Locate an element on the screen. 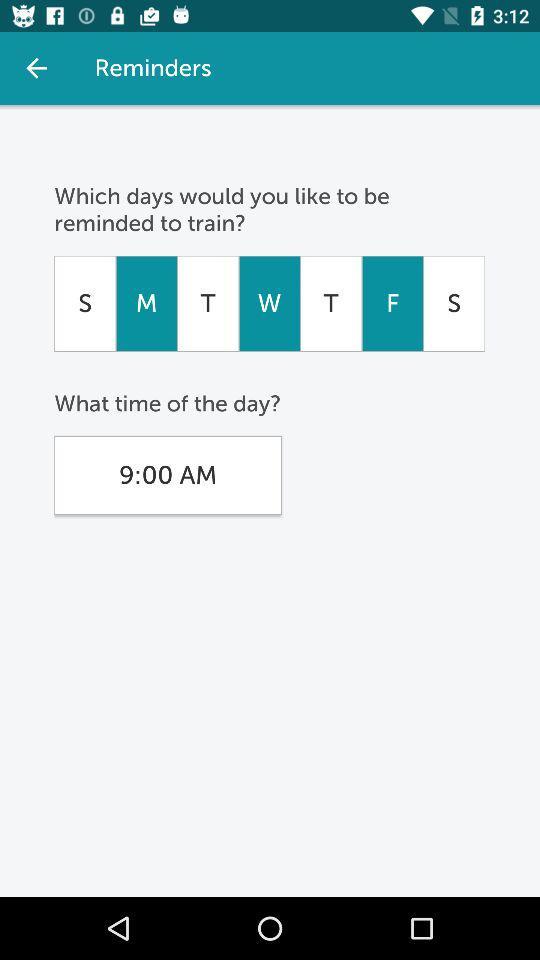 This screenshot has width=540, height=960. the icon to the left of s item is located at coordinates (392, 303).